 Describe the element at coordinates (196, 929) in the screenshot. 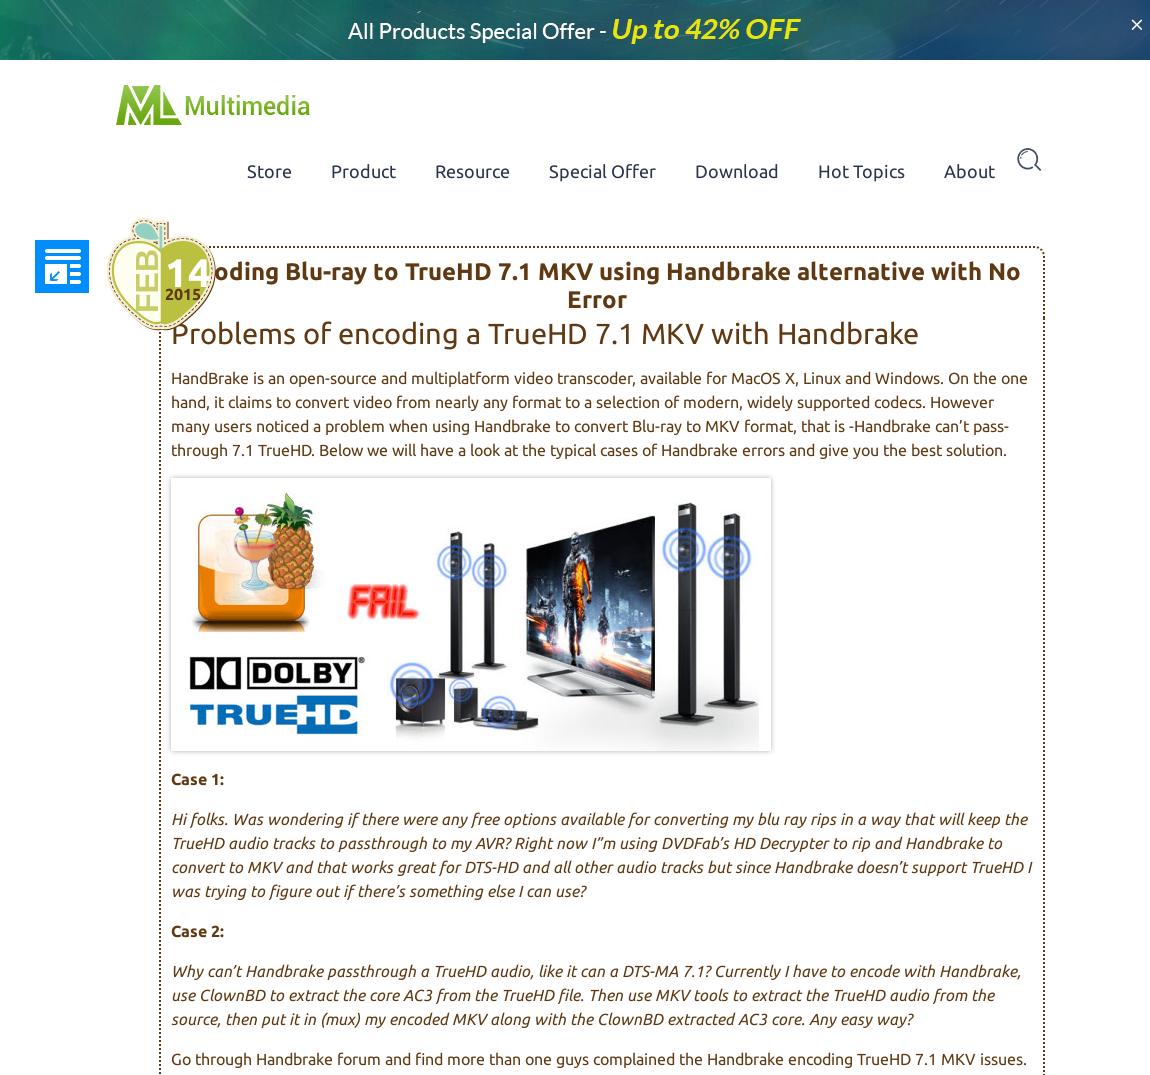

I see `'Case 2:'` at that location.